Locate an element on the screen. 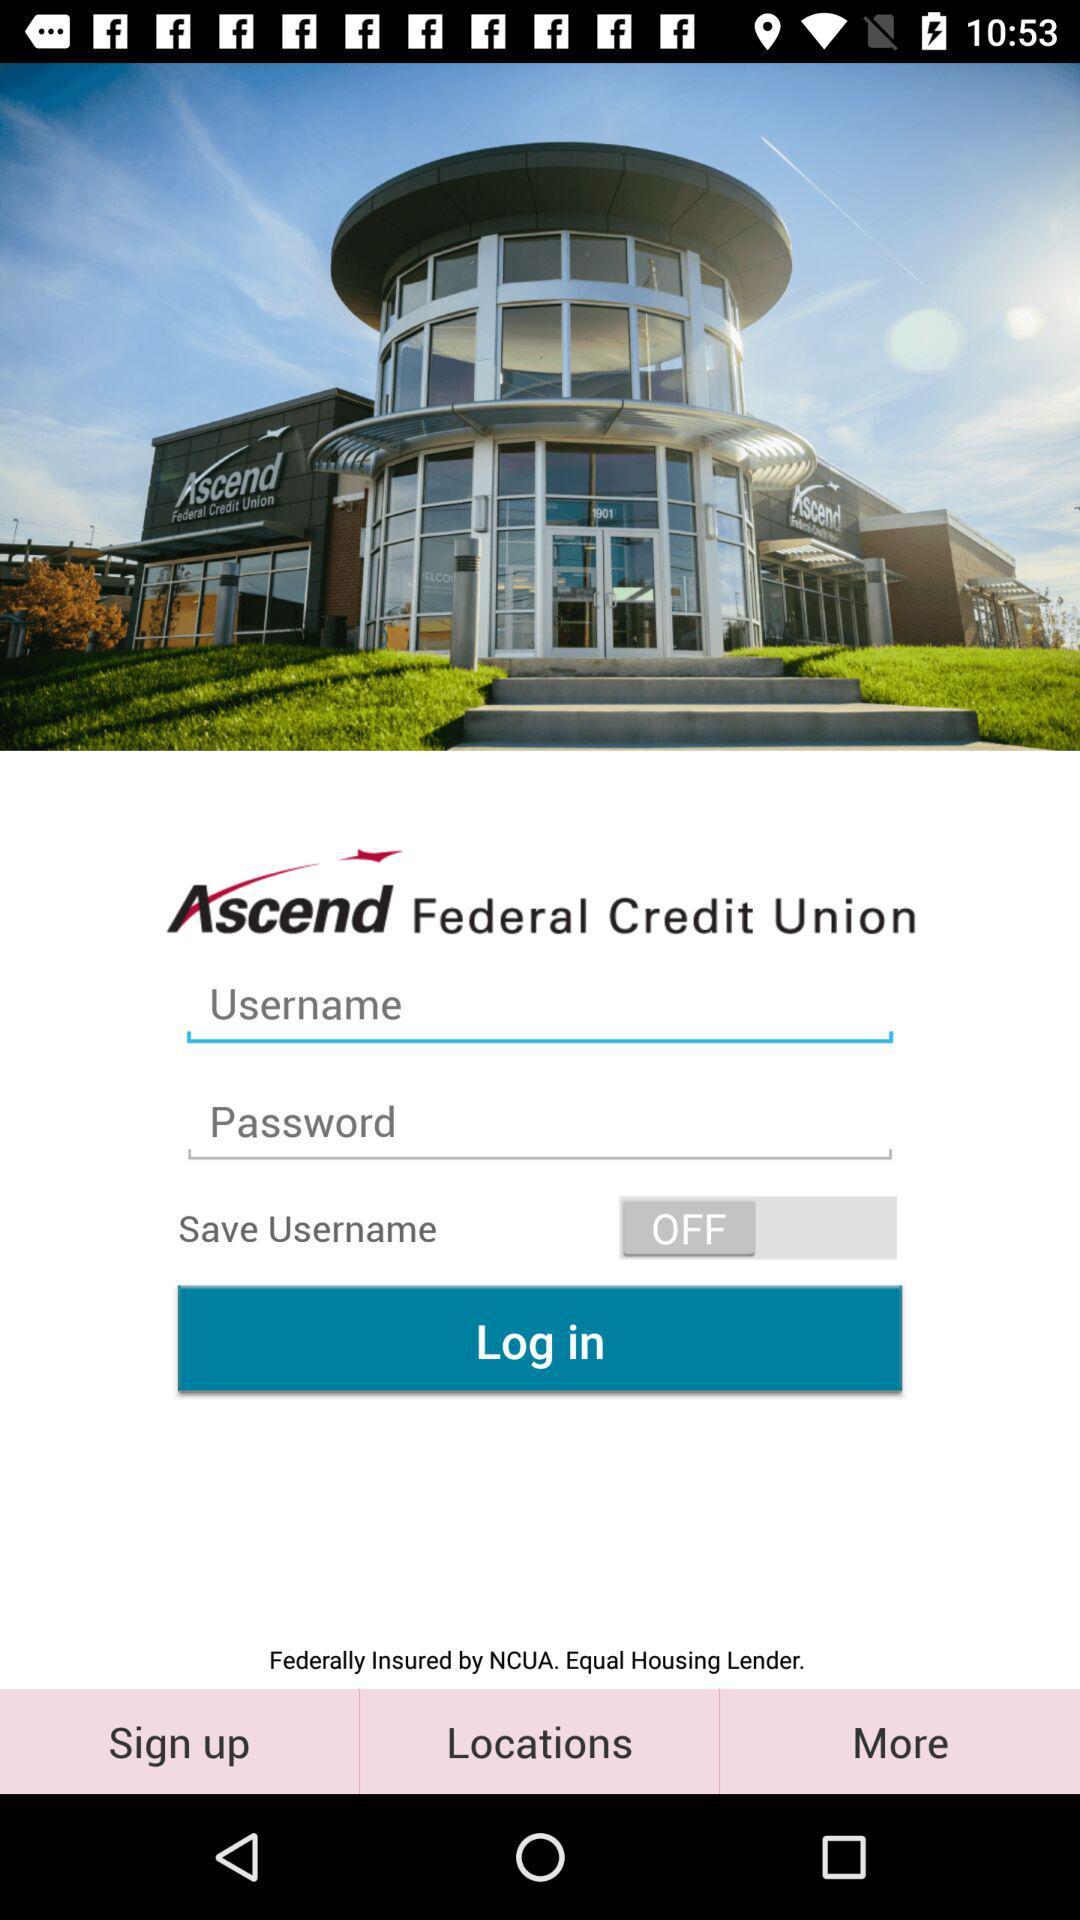 This screenshot has width=1080, height=1920. the off button above the log in option is located at coordinates (758, 1227).